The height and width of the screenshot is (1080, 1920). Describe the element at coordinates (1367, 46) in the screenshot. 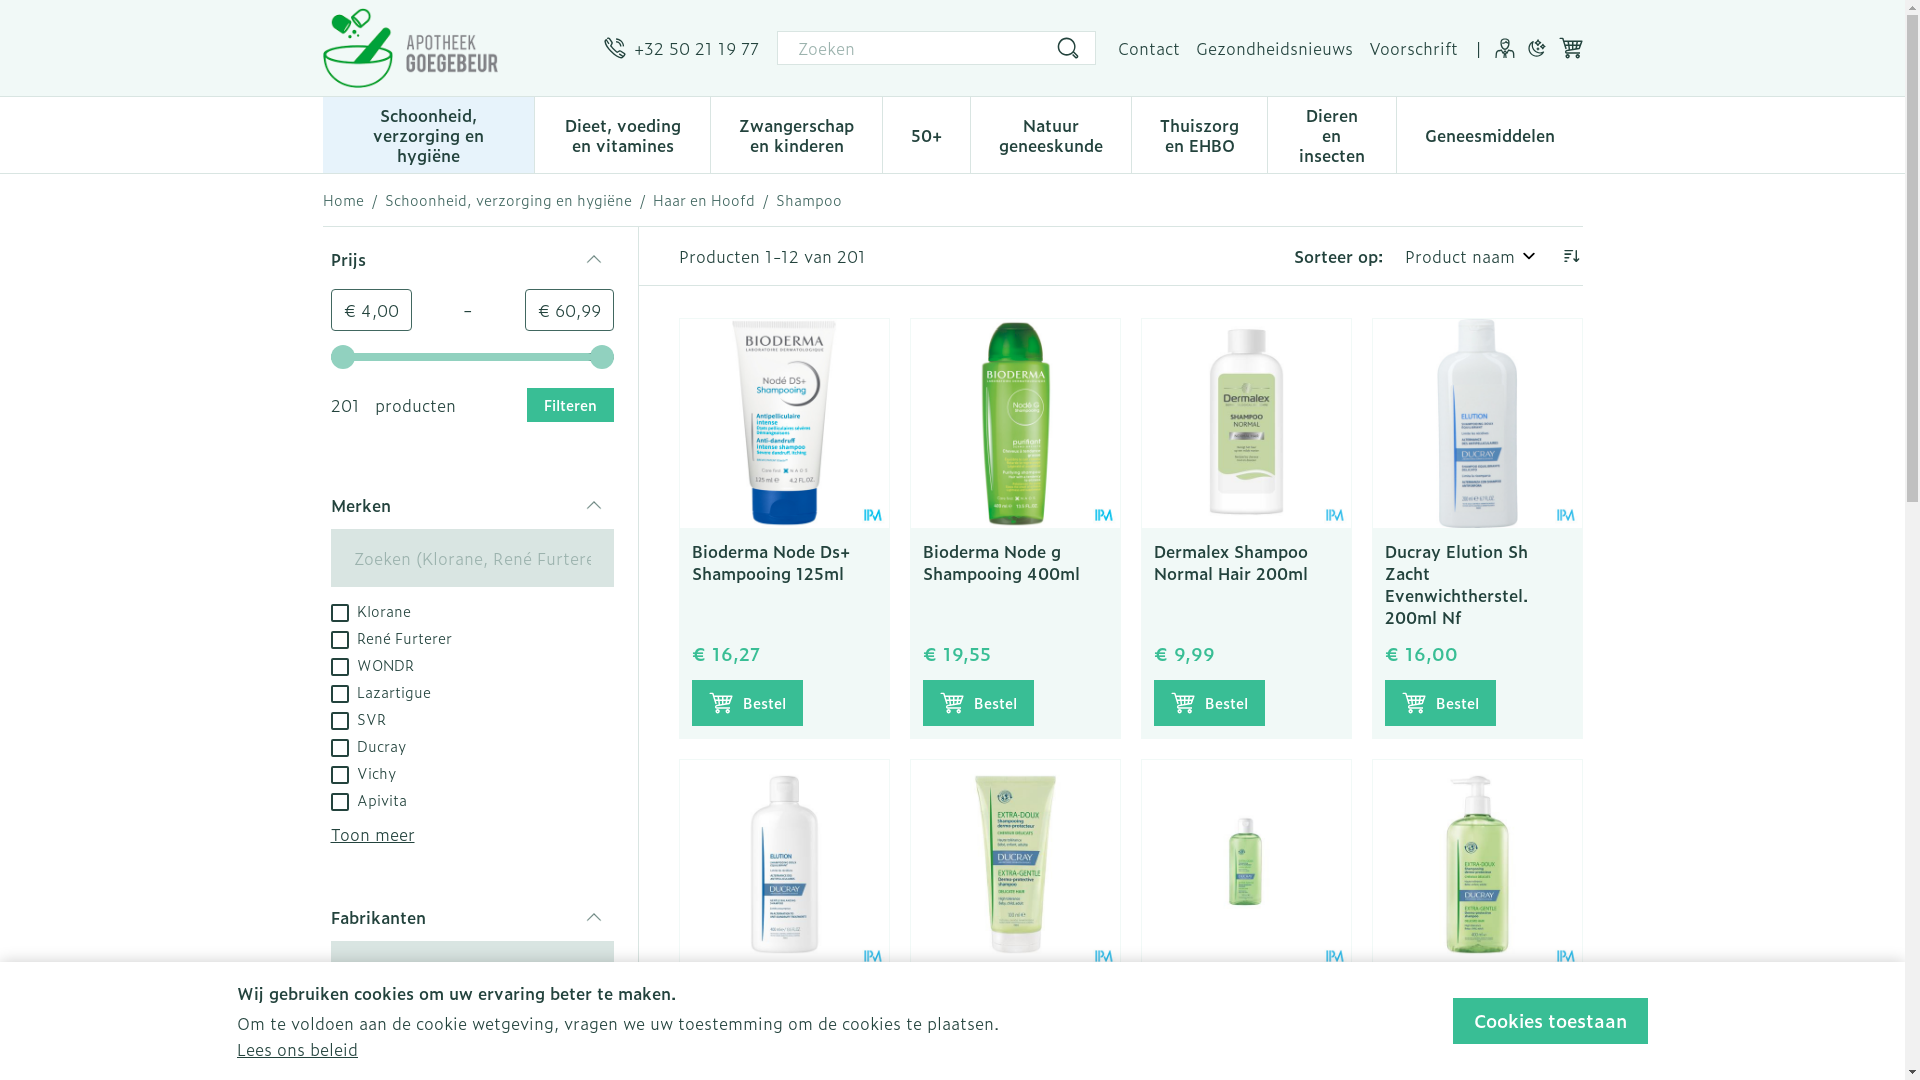

I see `'Voorschrift'` at that location.